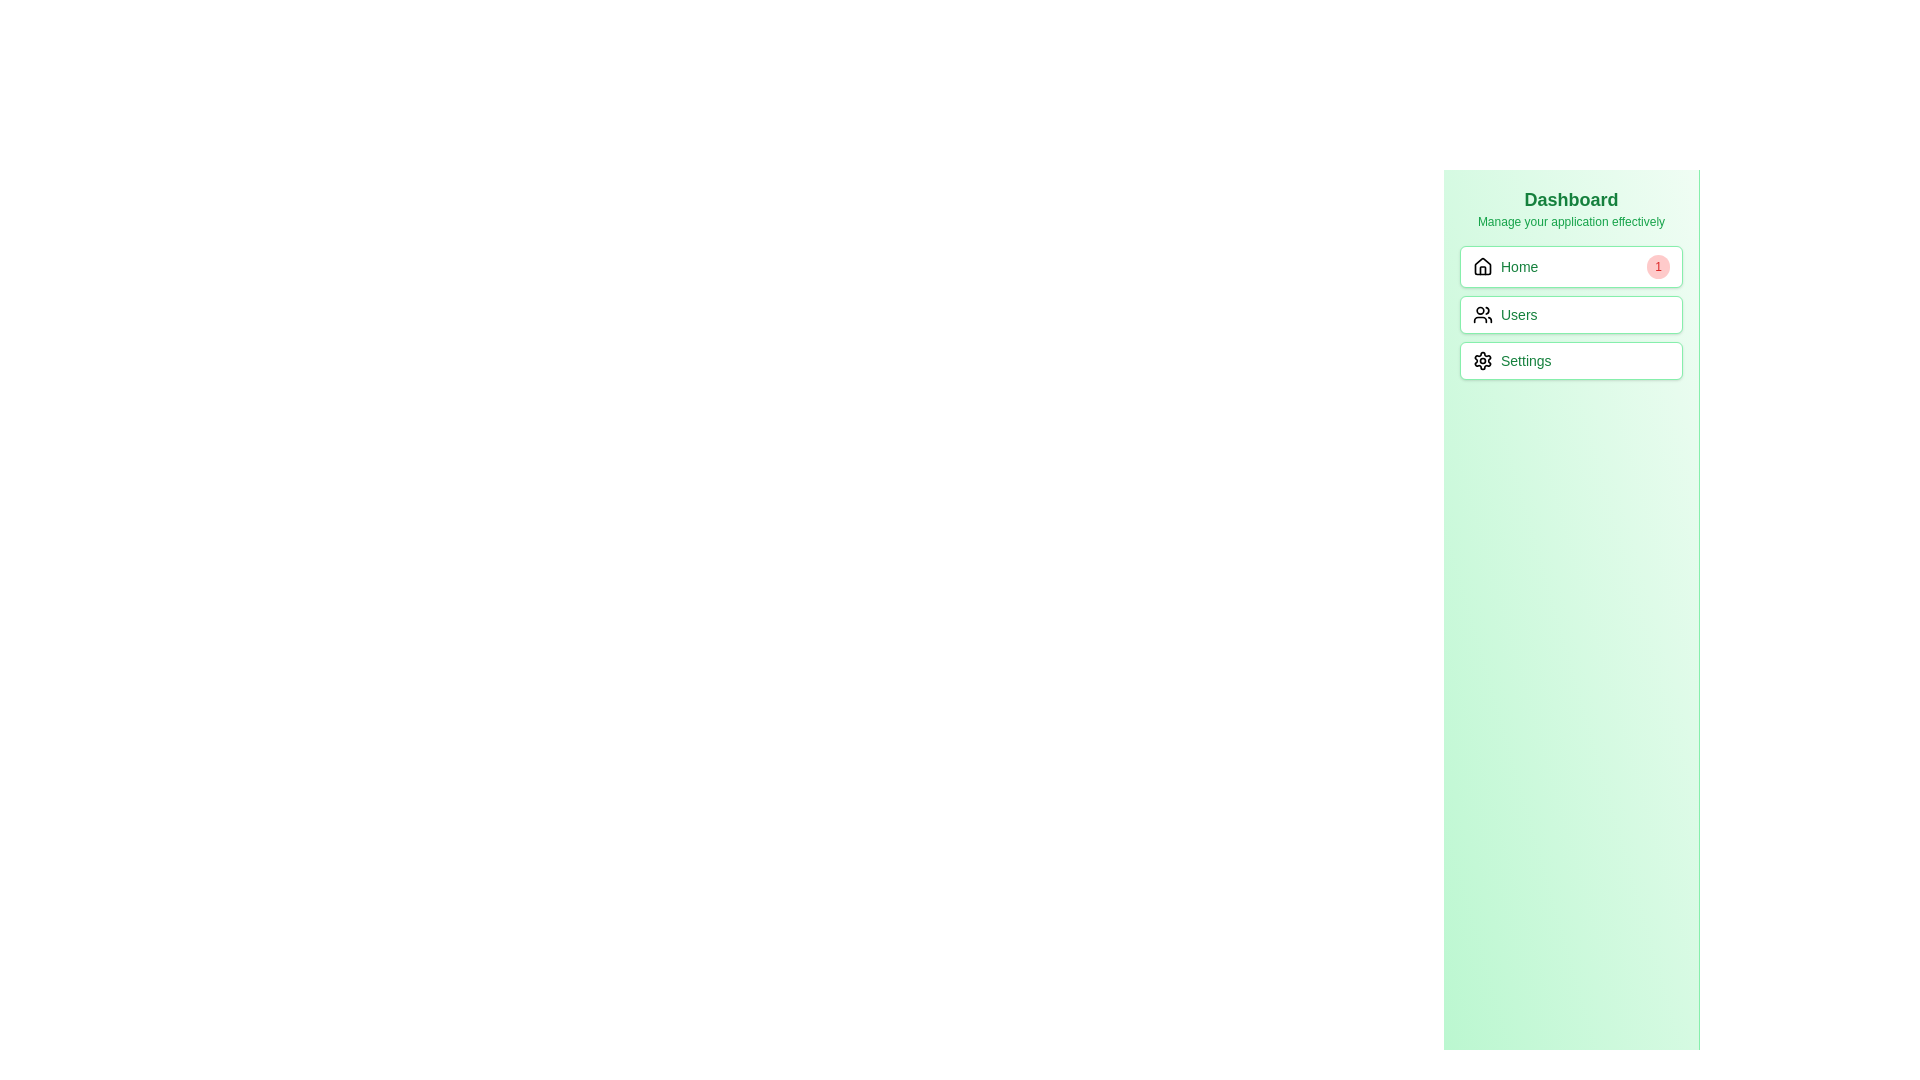 This screenshot has height=1080, width=1920. What do you see at coordinates (1519, 265) in the screenshot?
I see `text label displaying 'Home' in a green font, which is bold and located to the right of a house icon in the navigation menu` at bounding box center [1519, 265].